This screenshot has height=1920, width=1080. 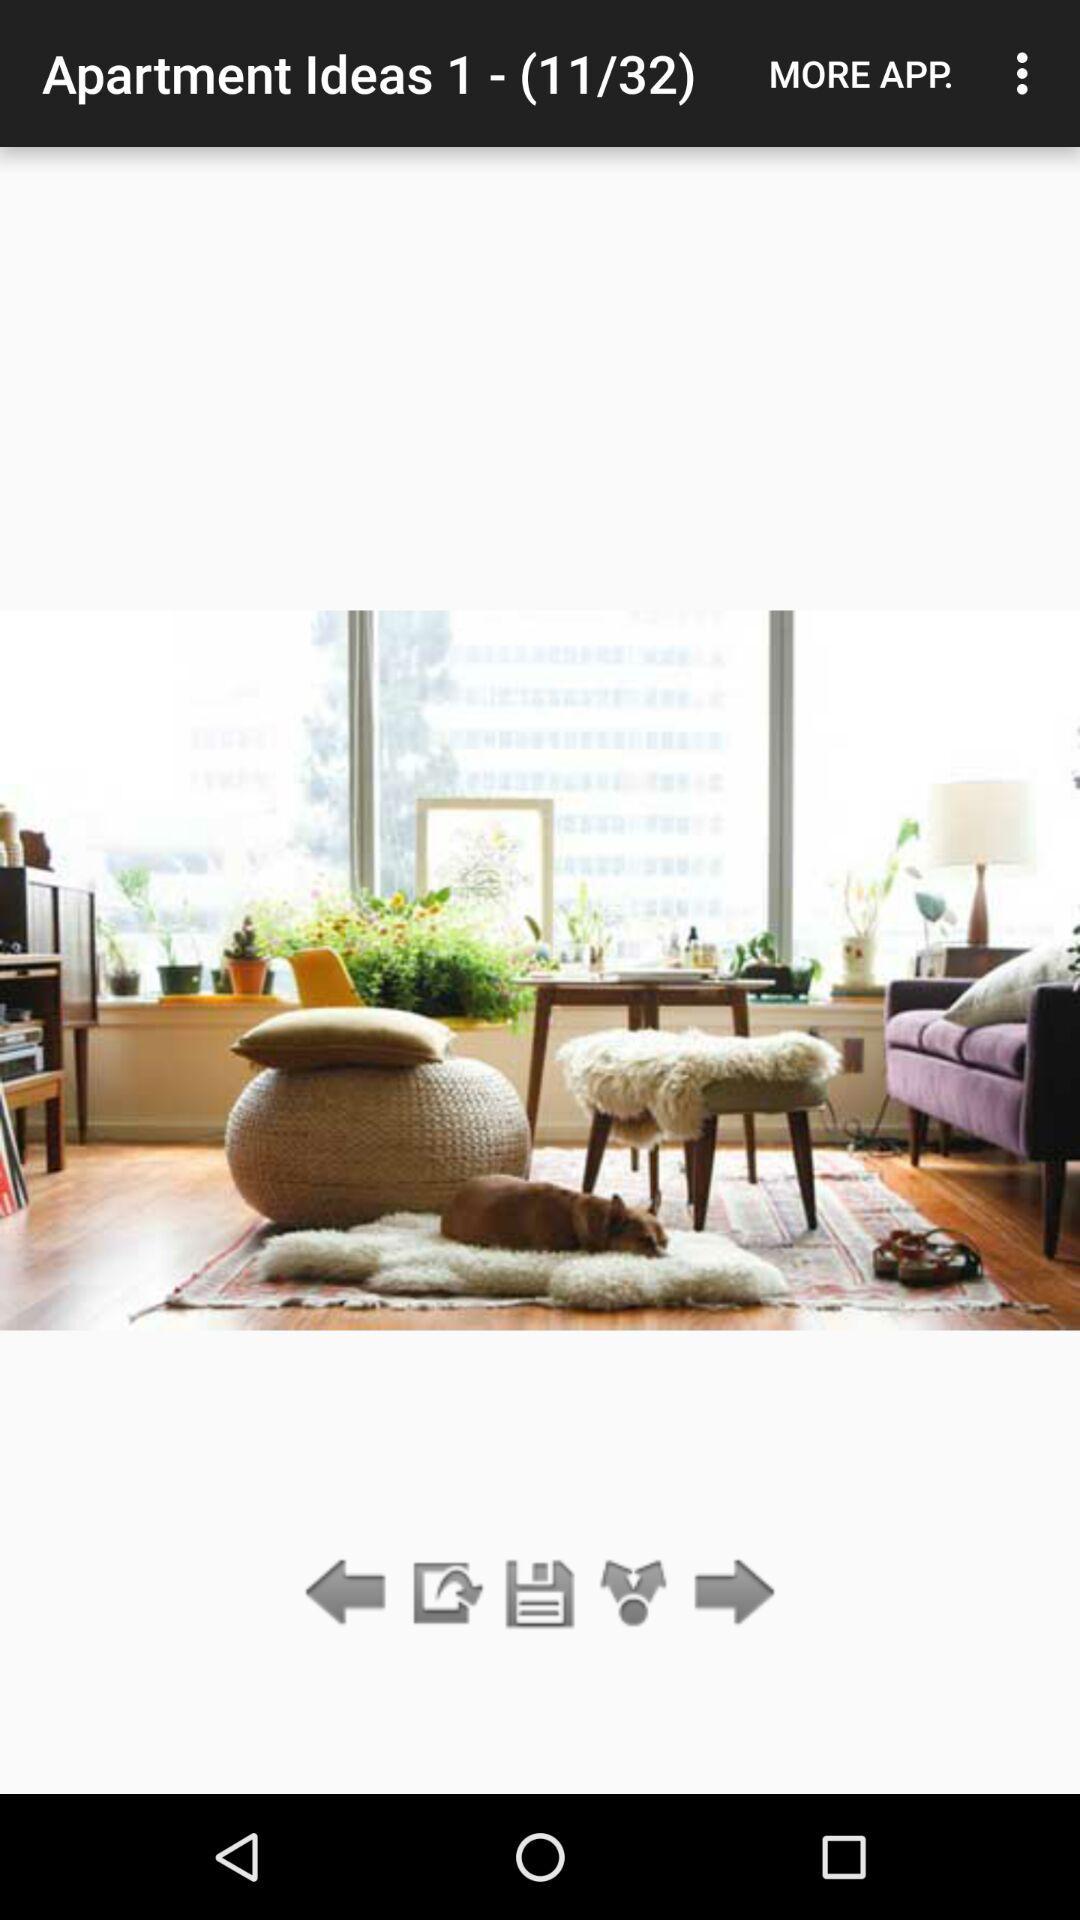 What do you see at coordinates (860, 73) in the screenshot?
I see `the more app. icon` at bounding box center [860, 73].